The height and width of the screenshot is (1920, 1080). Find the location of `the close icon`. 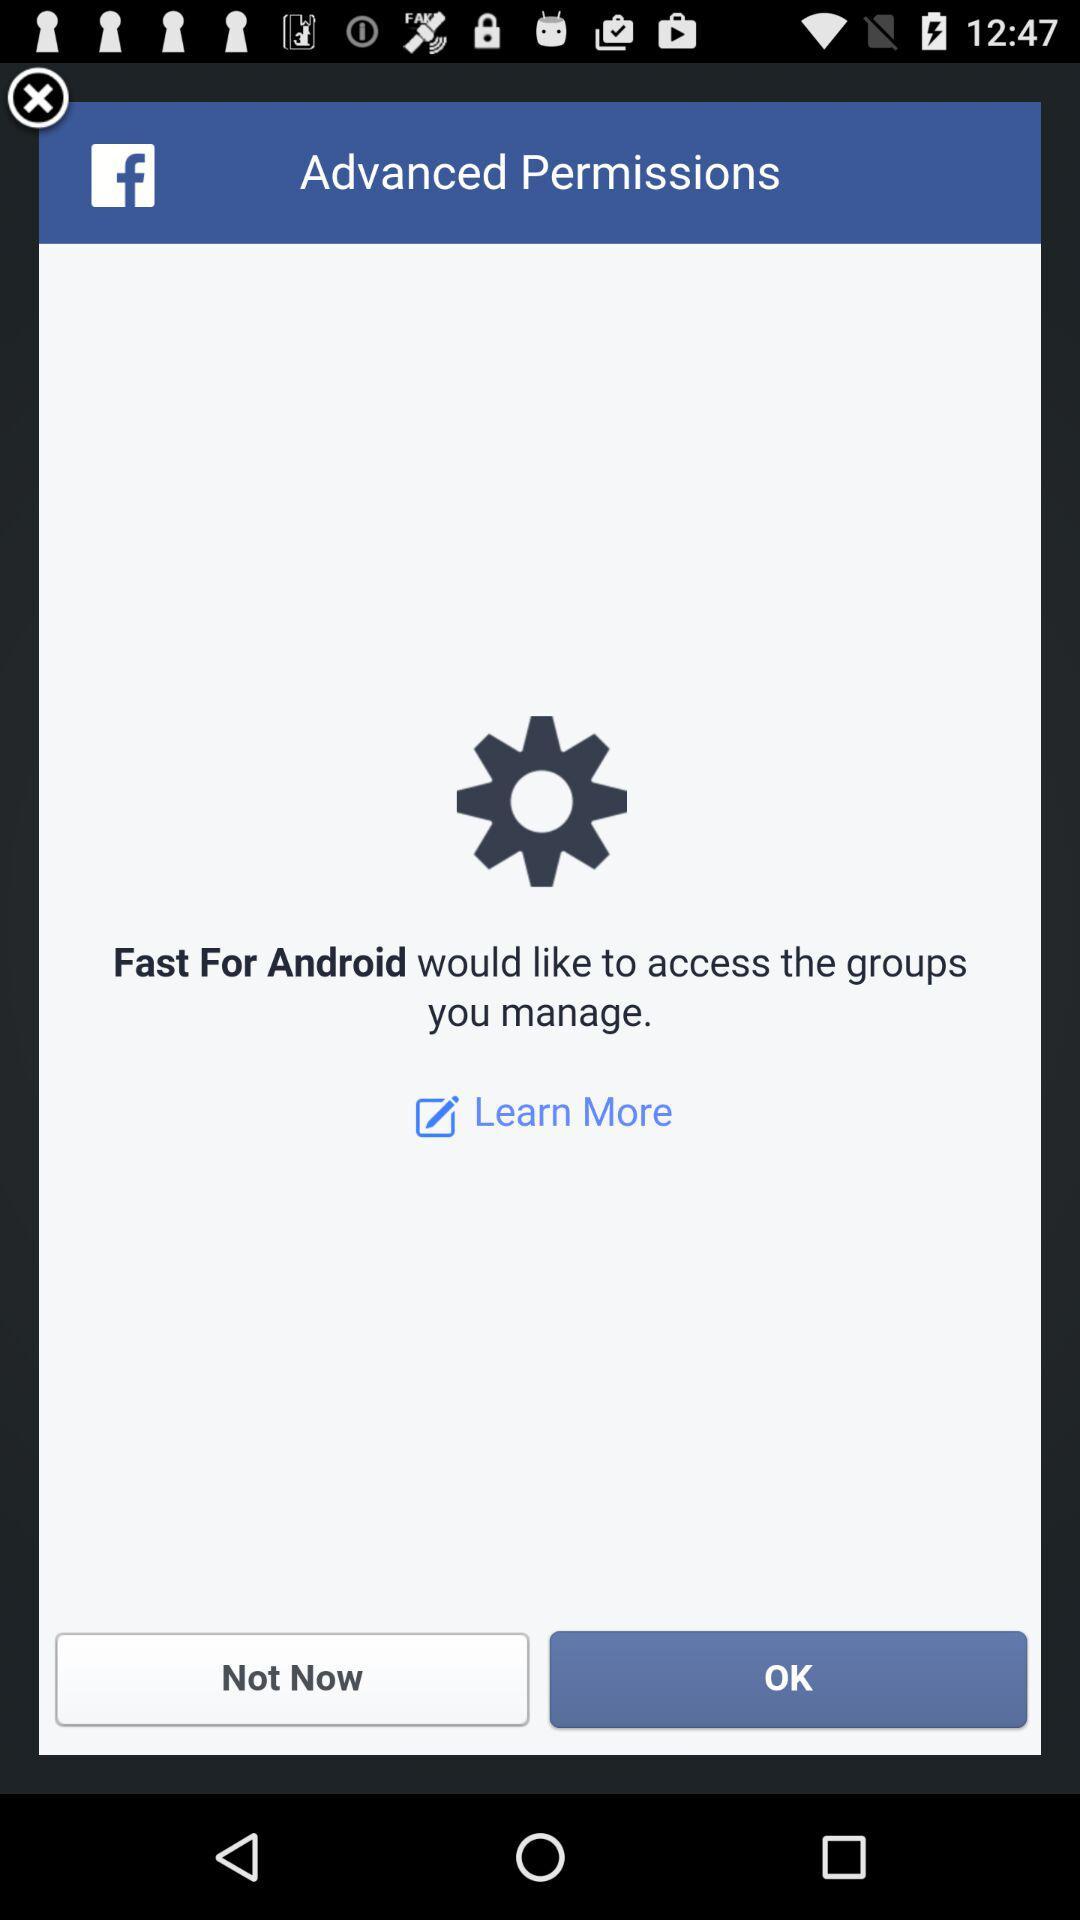

the close icon is located at coordinates (38, 107).